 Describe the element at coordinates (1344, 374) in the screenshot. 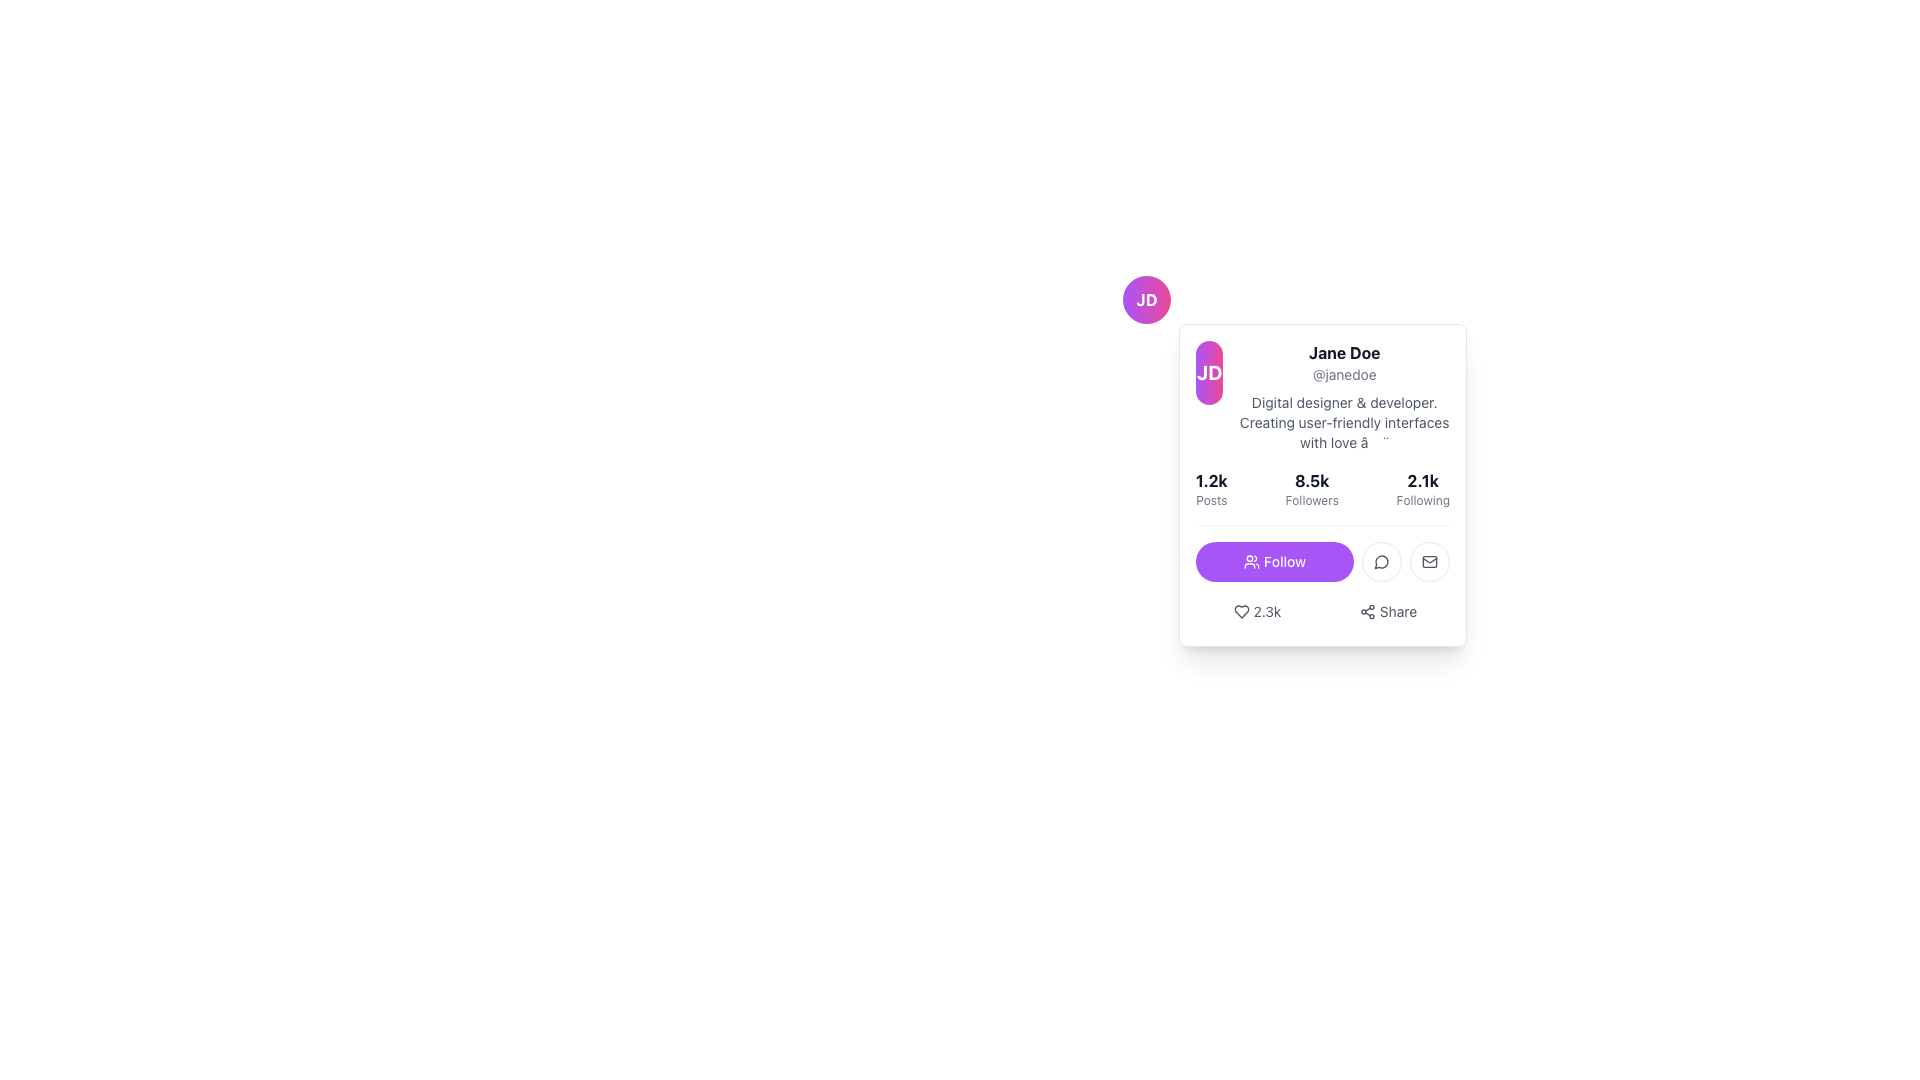

I see `the username '@janedoe' text label located in the user profile card` at that location.